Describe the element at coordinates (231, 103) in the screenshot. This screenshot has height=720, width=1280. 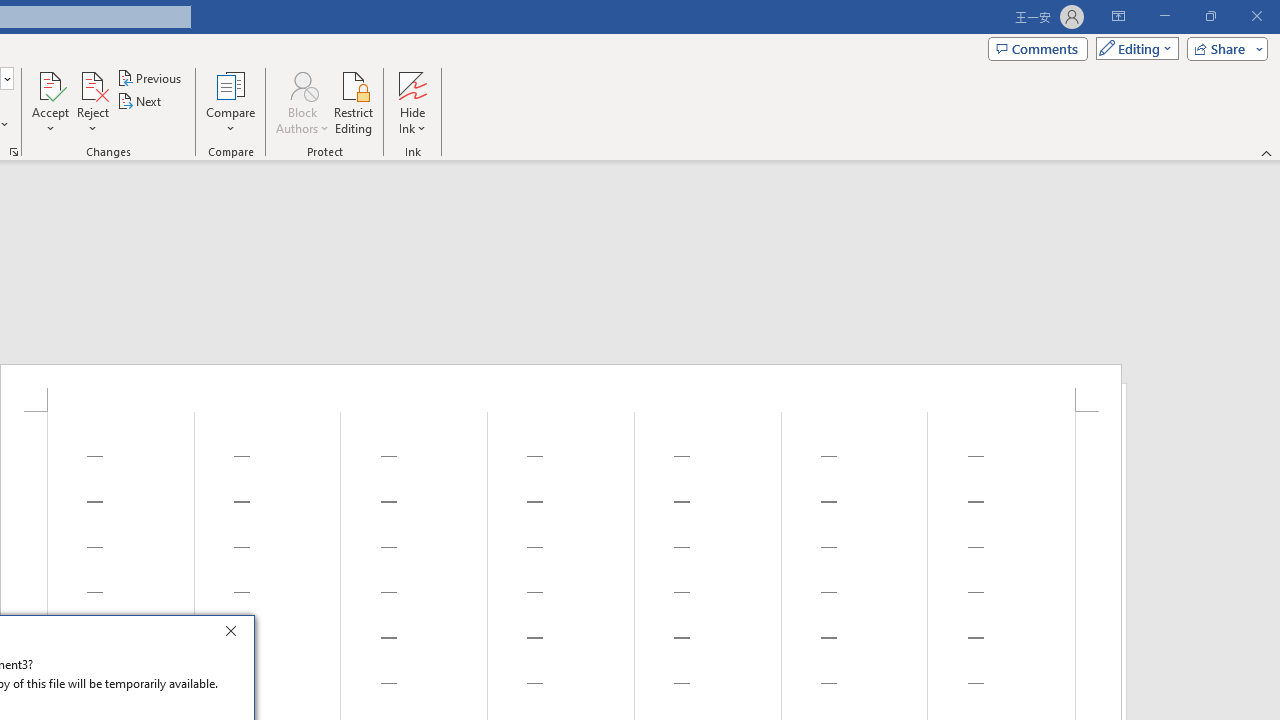
I see `'Compare'` at that location.